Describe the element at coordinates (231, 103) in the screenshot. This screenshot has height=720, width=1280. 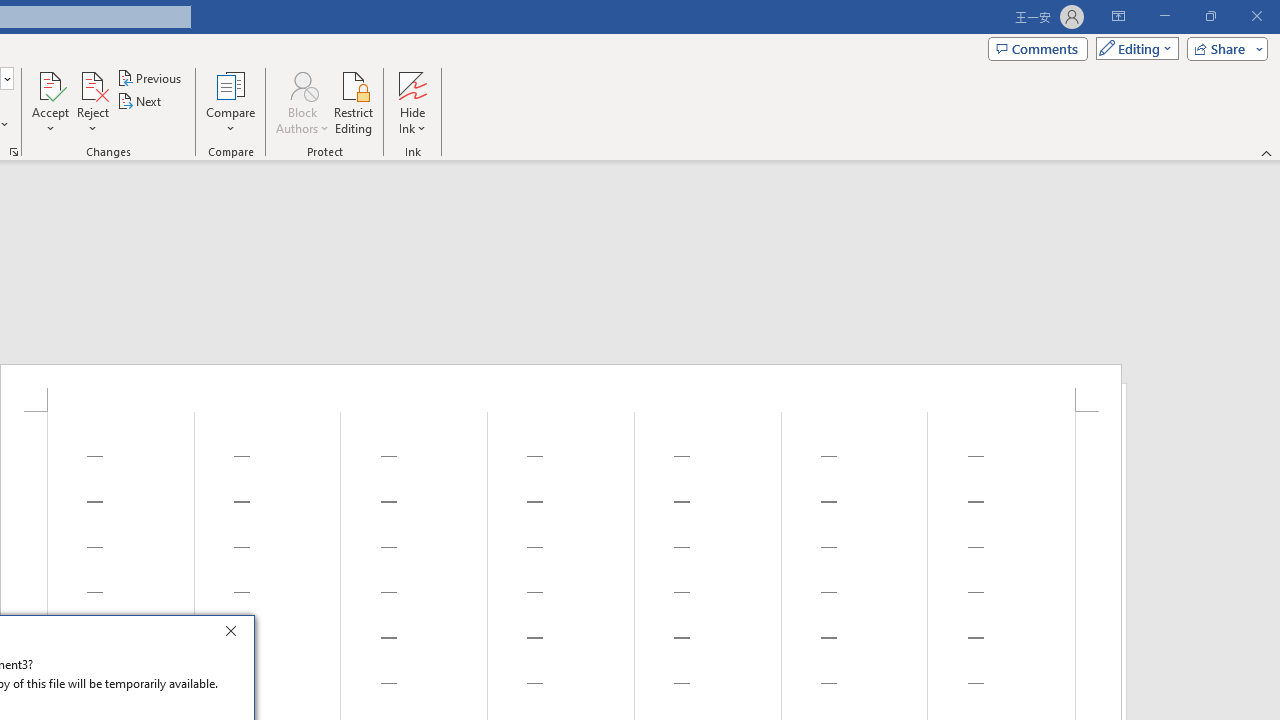
I see `'Compare'` at that location.